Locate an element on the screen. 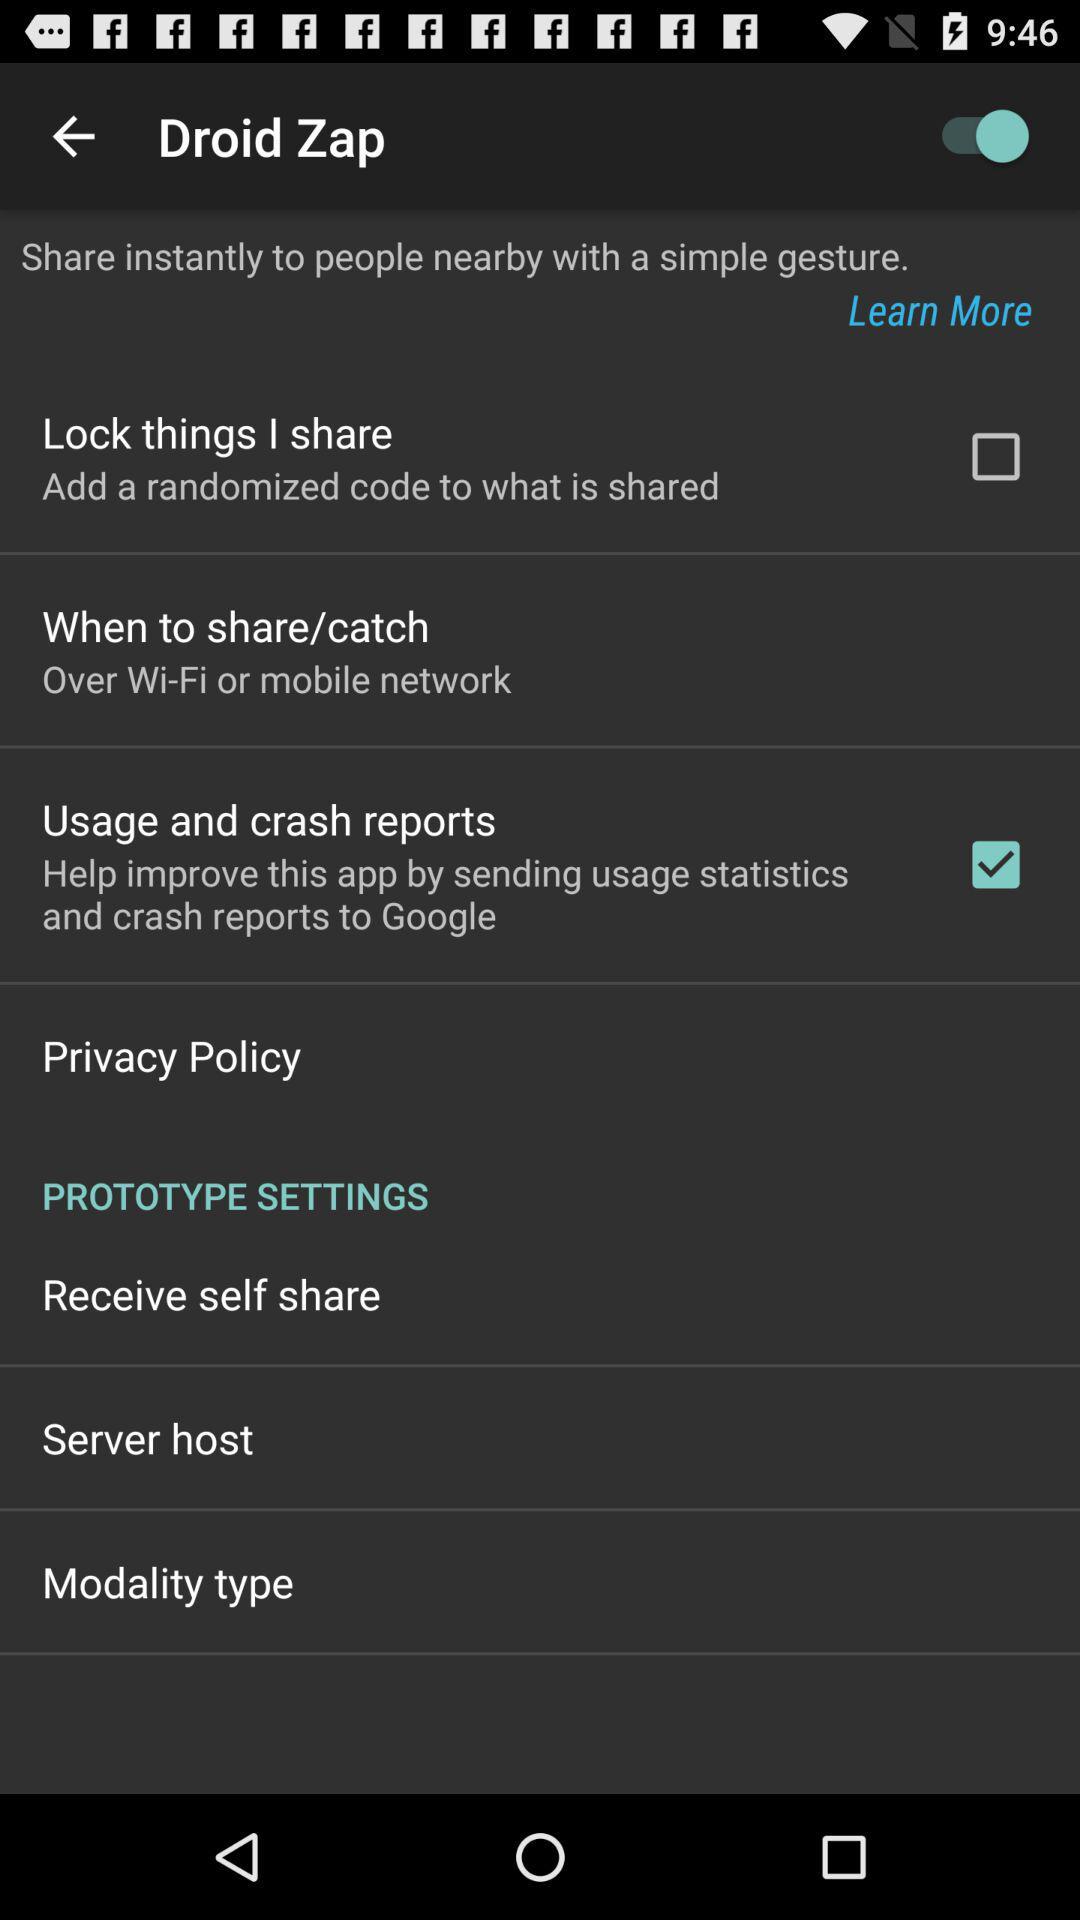  the receive self share icon is located at coordinates (211, 1293).